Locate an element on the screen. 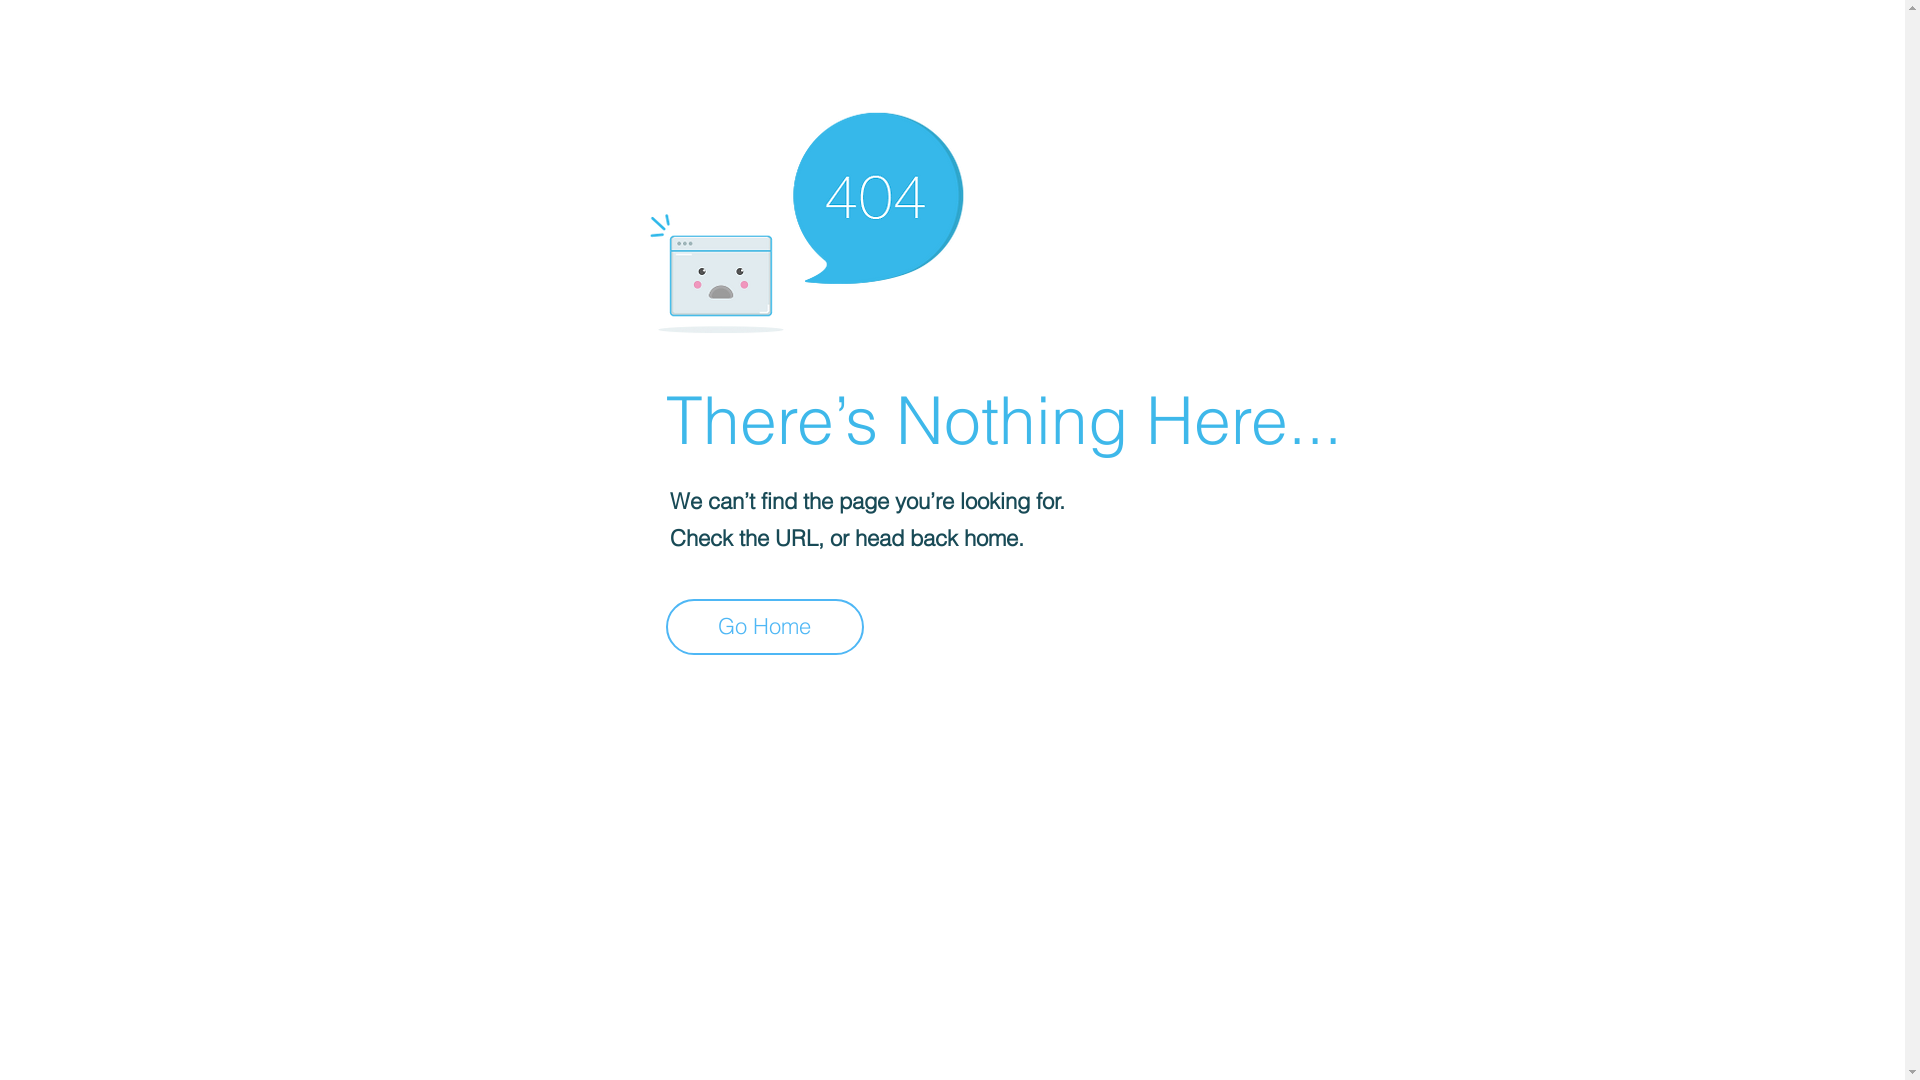 This screenshot has height=1080, width=1920. '404-icon_2.png' is located at coordinates (805, 217).